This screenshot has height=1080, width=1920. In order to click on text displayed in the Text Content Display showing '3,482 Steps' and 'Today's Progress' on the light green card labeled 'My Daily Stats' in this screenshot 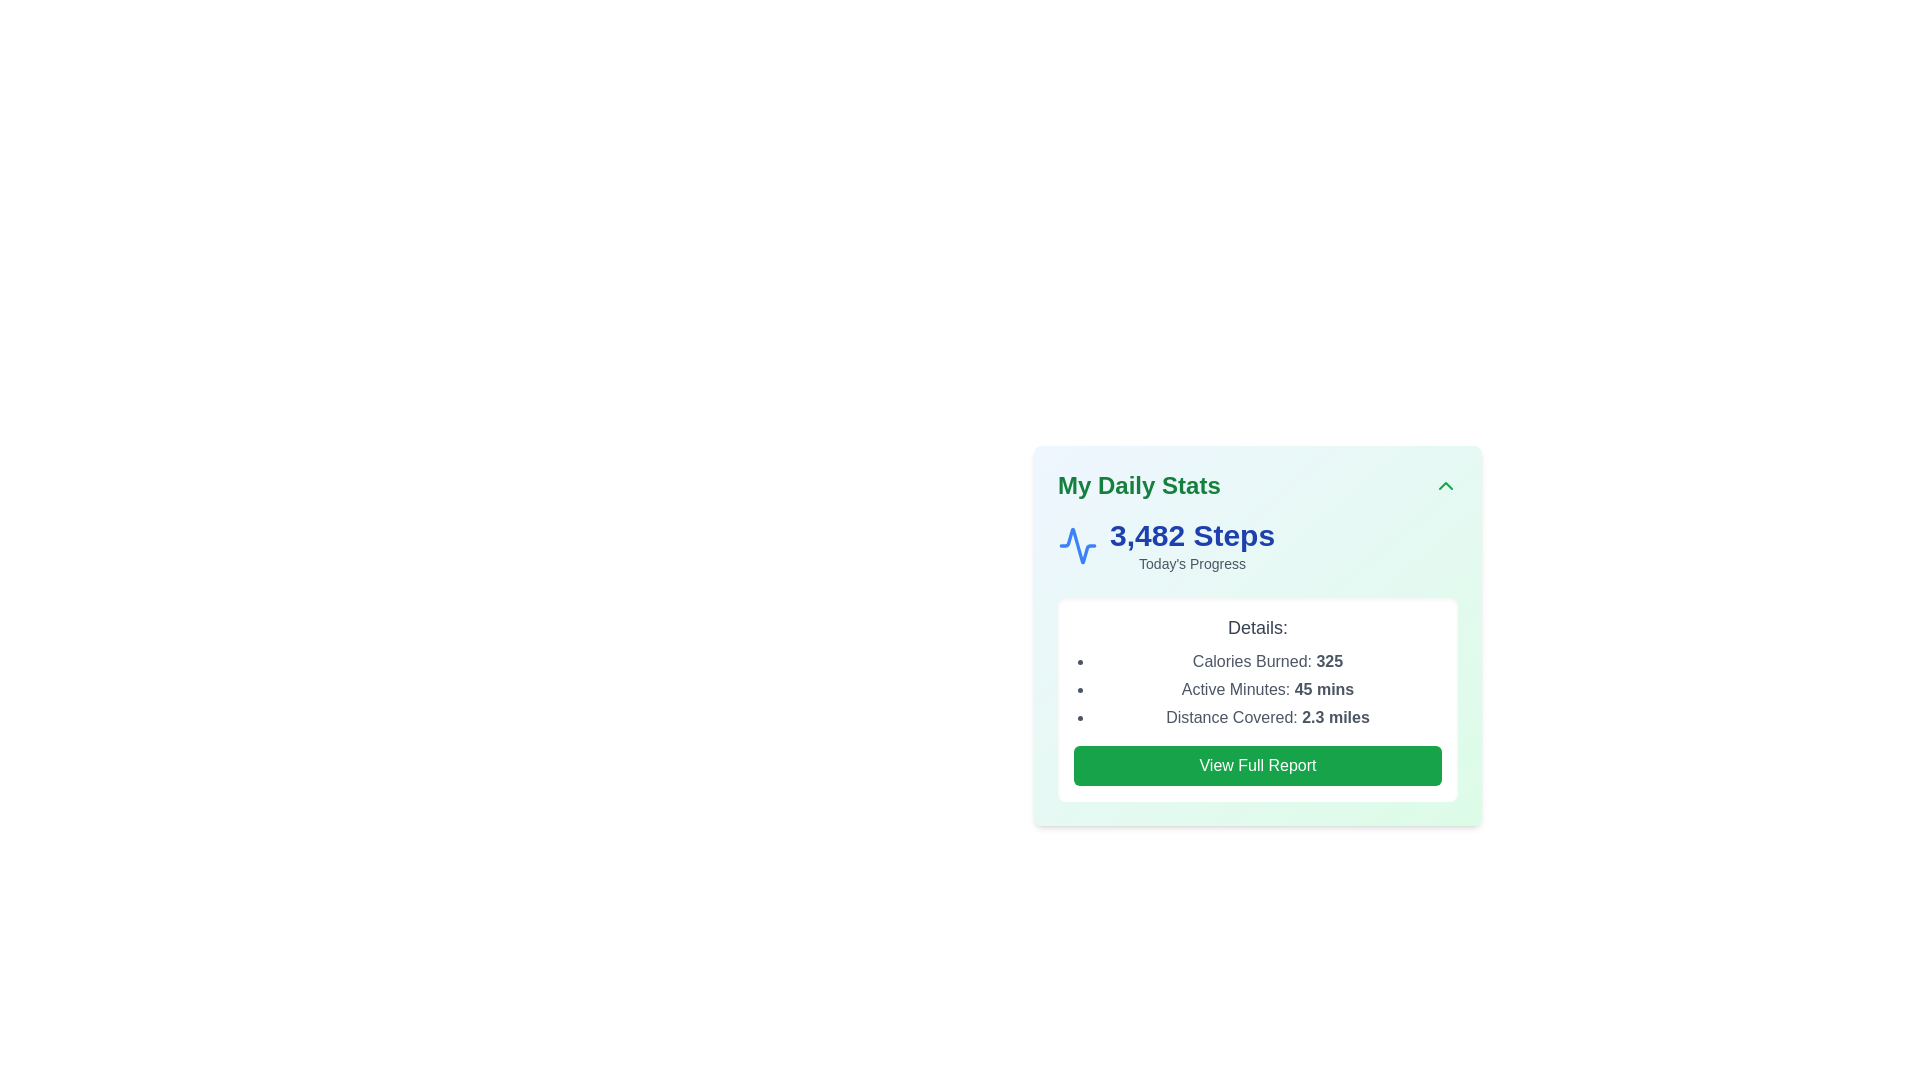, I will do `click(1192, 546)`.